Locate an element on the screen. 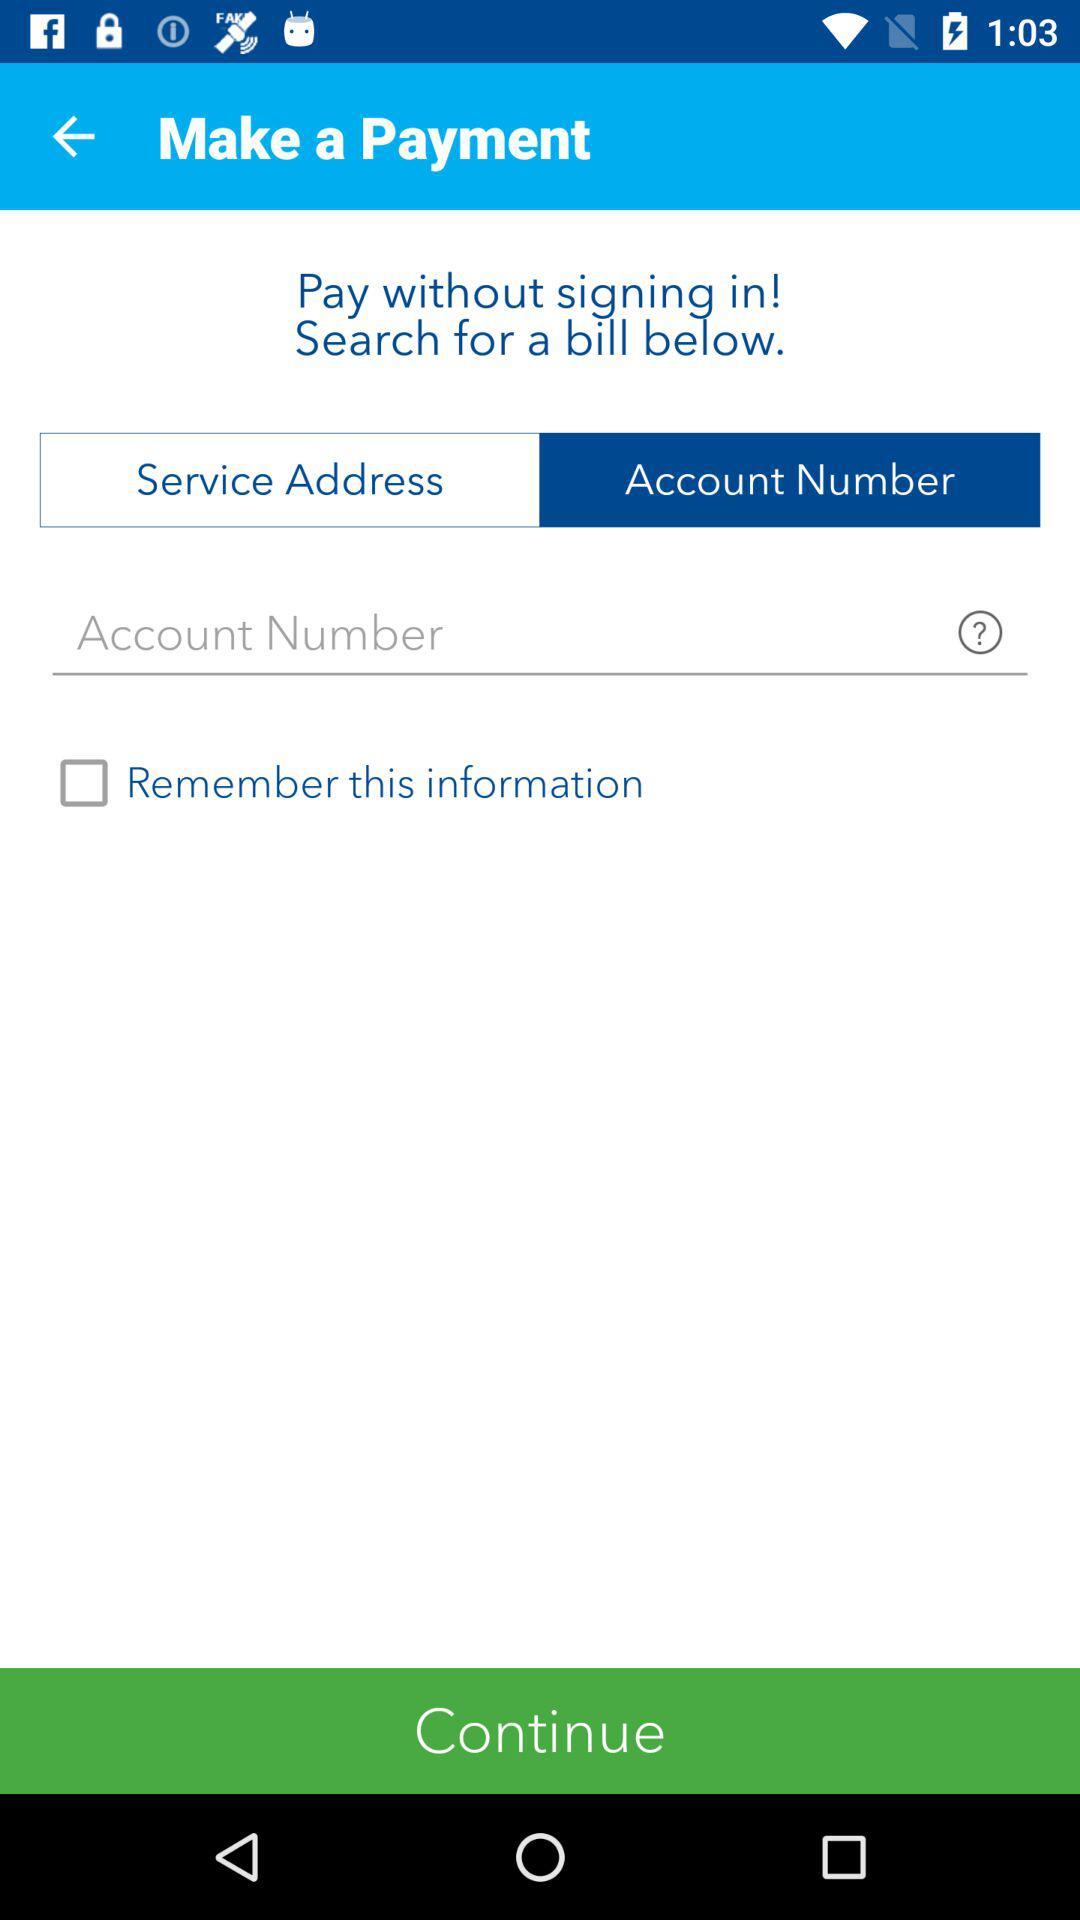 The height and width of the screenshot is (1920, 1080). icon next to the service address is located at coordinates (789, 480).